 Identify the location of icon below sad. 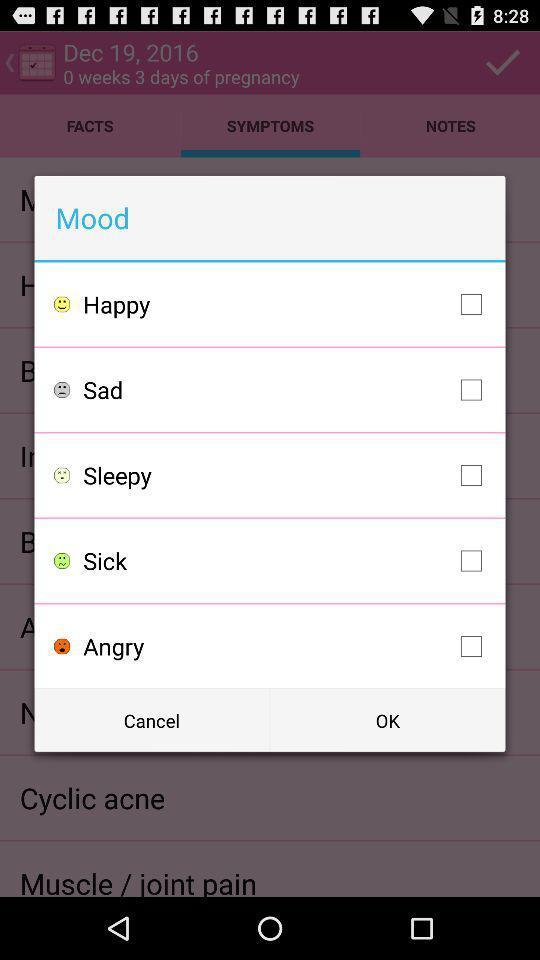
(286, 475).